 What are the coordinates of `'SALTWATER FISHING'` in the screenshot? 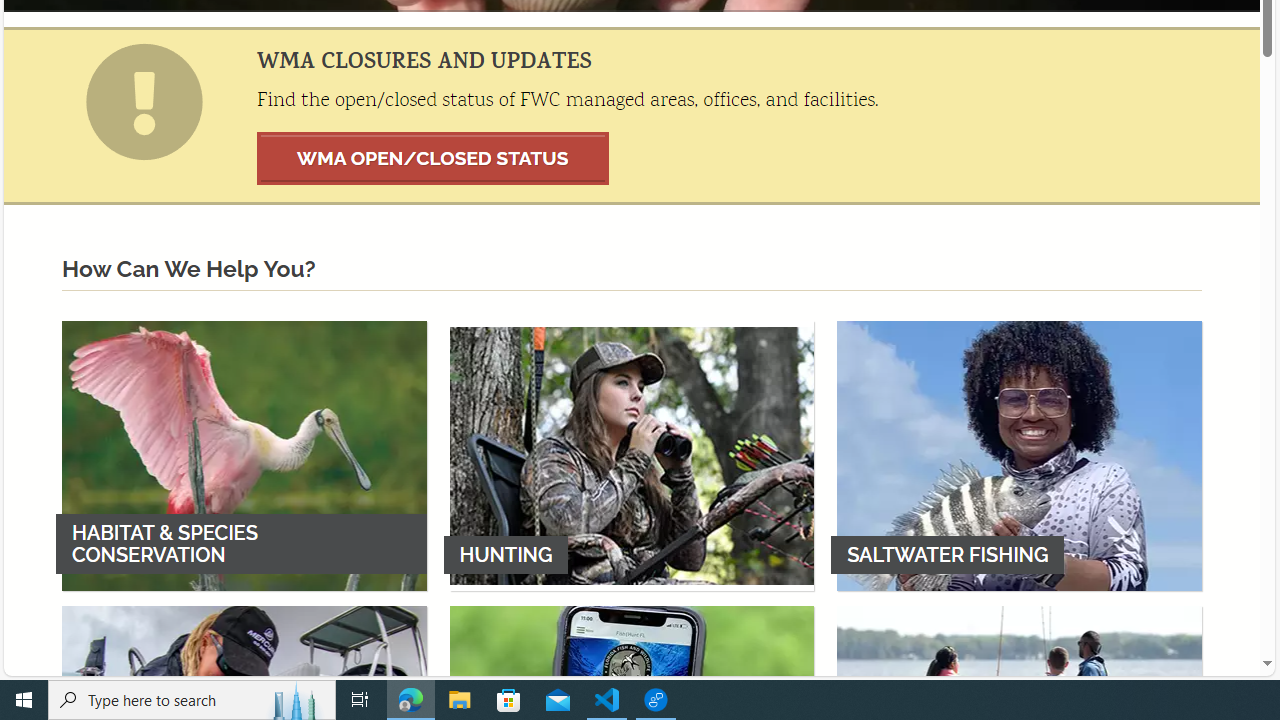 It's located at (1019, 455).